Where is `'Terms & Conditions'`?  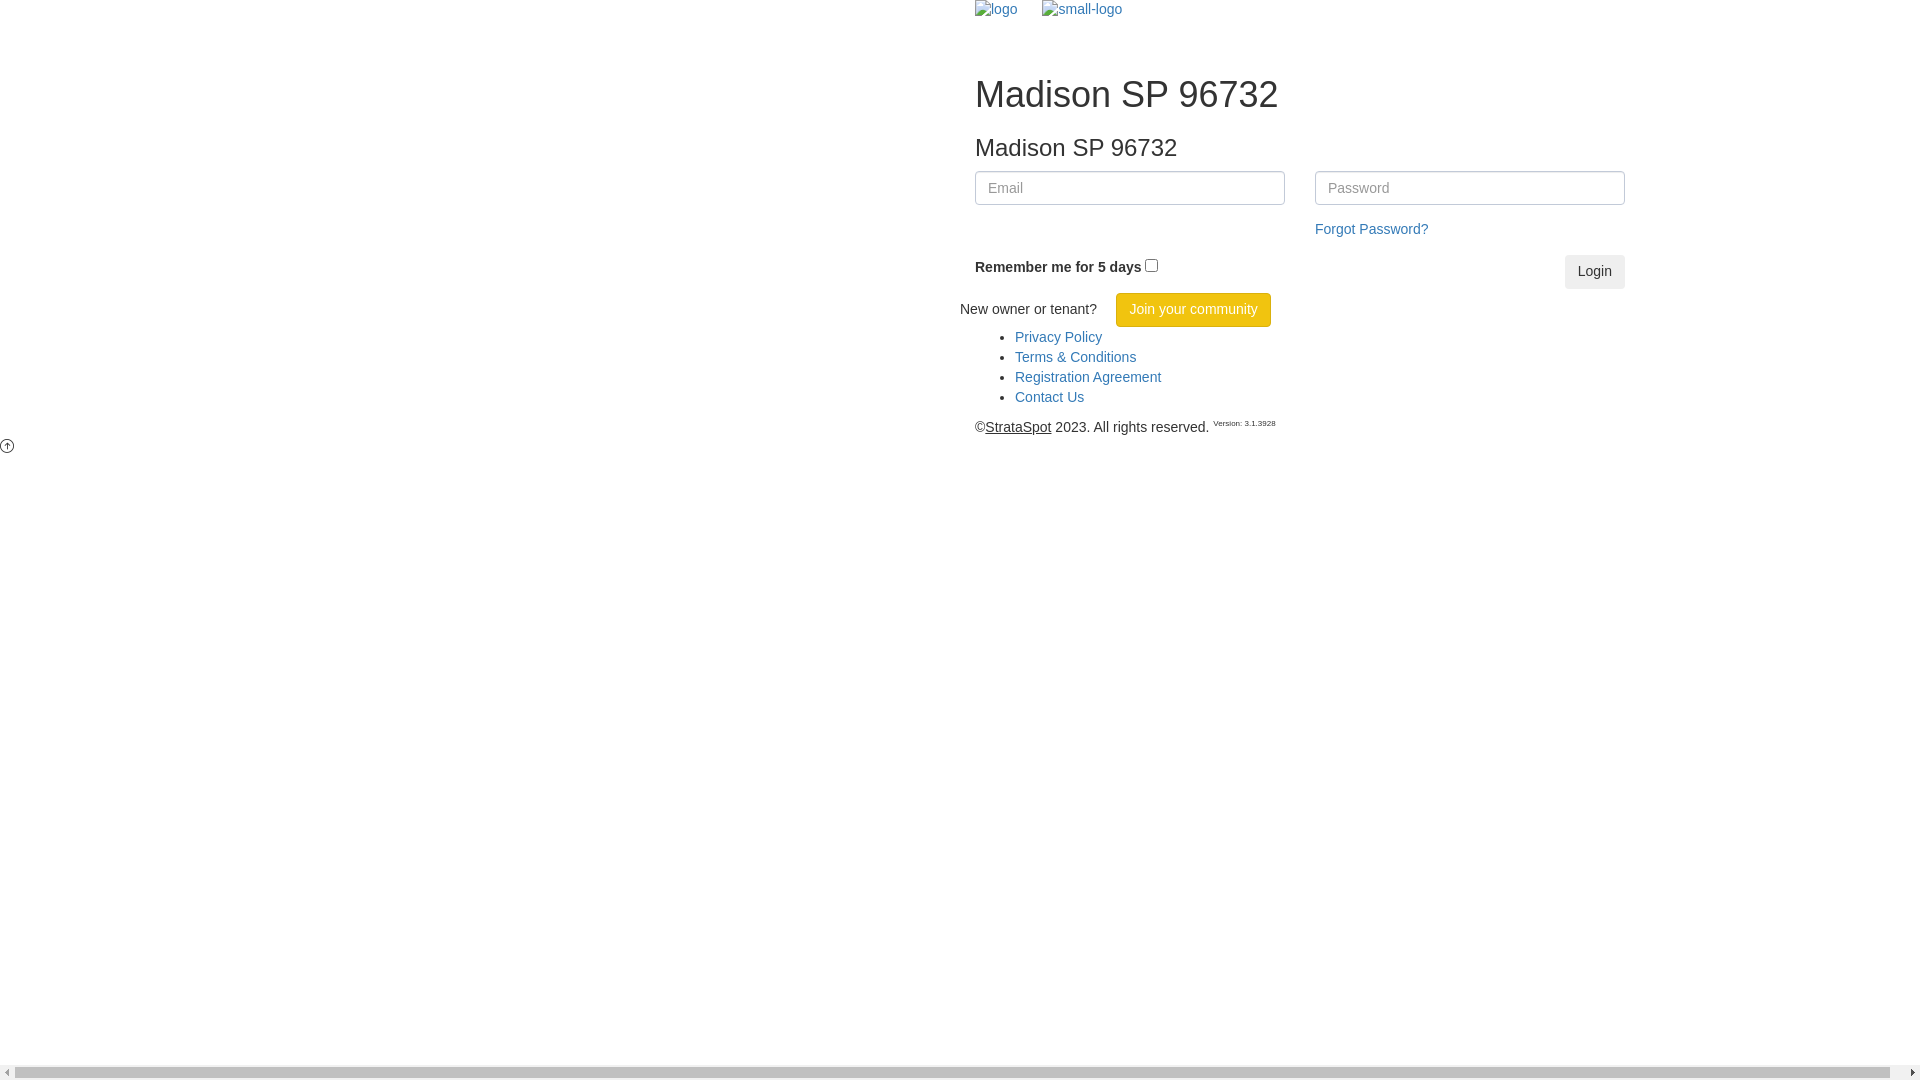 'Terms & Conditions' is located at coordinates (1074, 356).